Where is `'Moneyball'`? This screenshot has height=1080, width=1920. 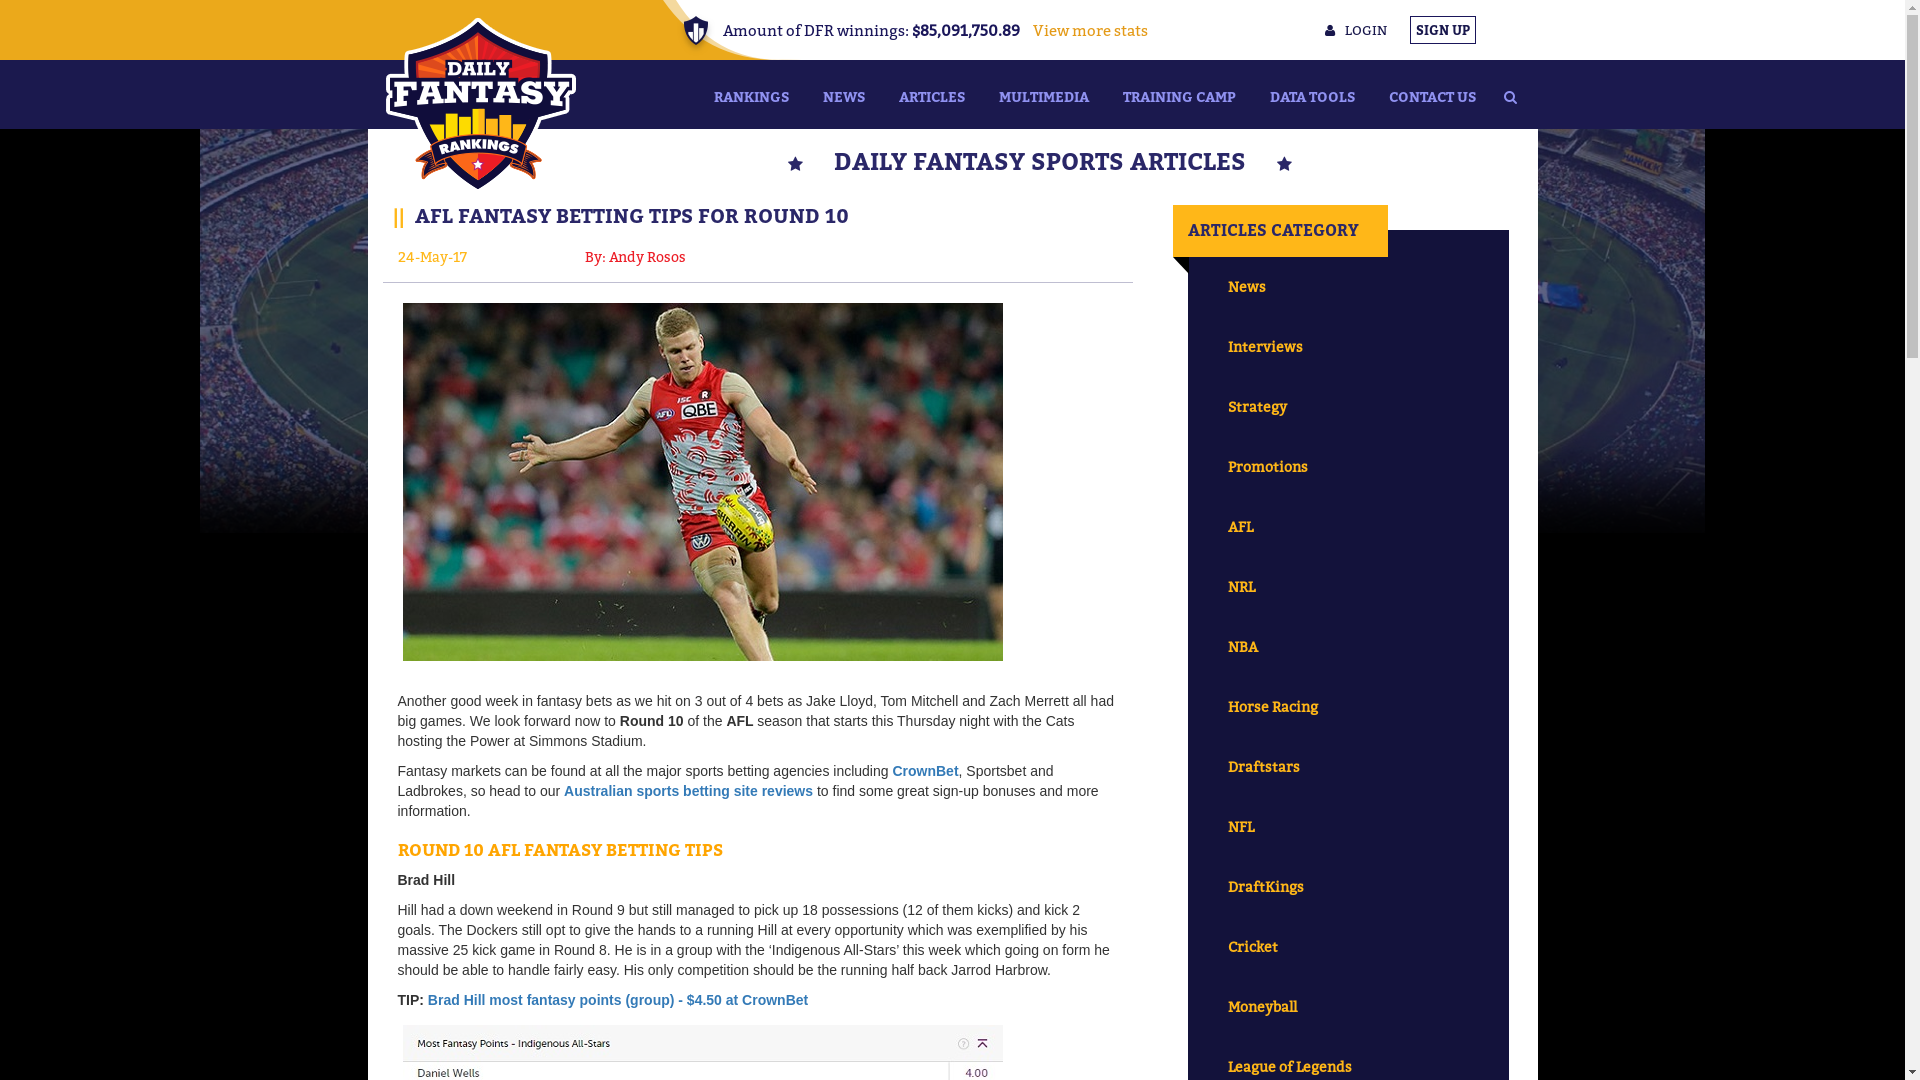 'Moneyball' is located at coordinates (1348, 1006).